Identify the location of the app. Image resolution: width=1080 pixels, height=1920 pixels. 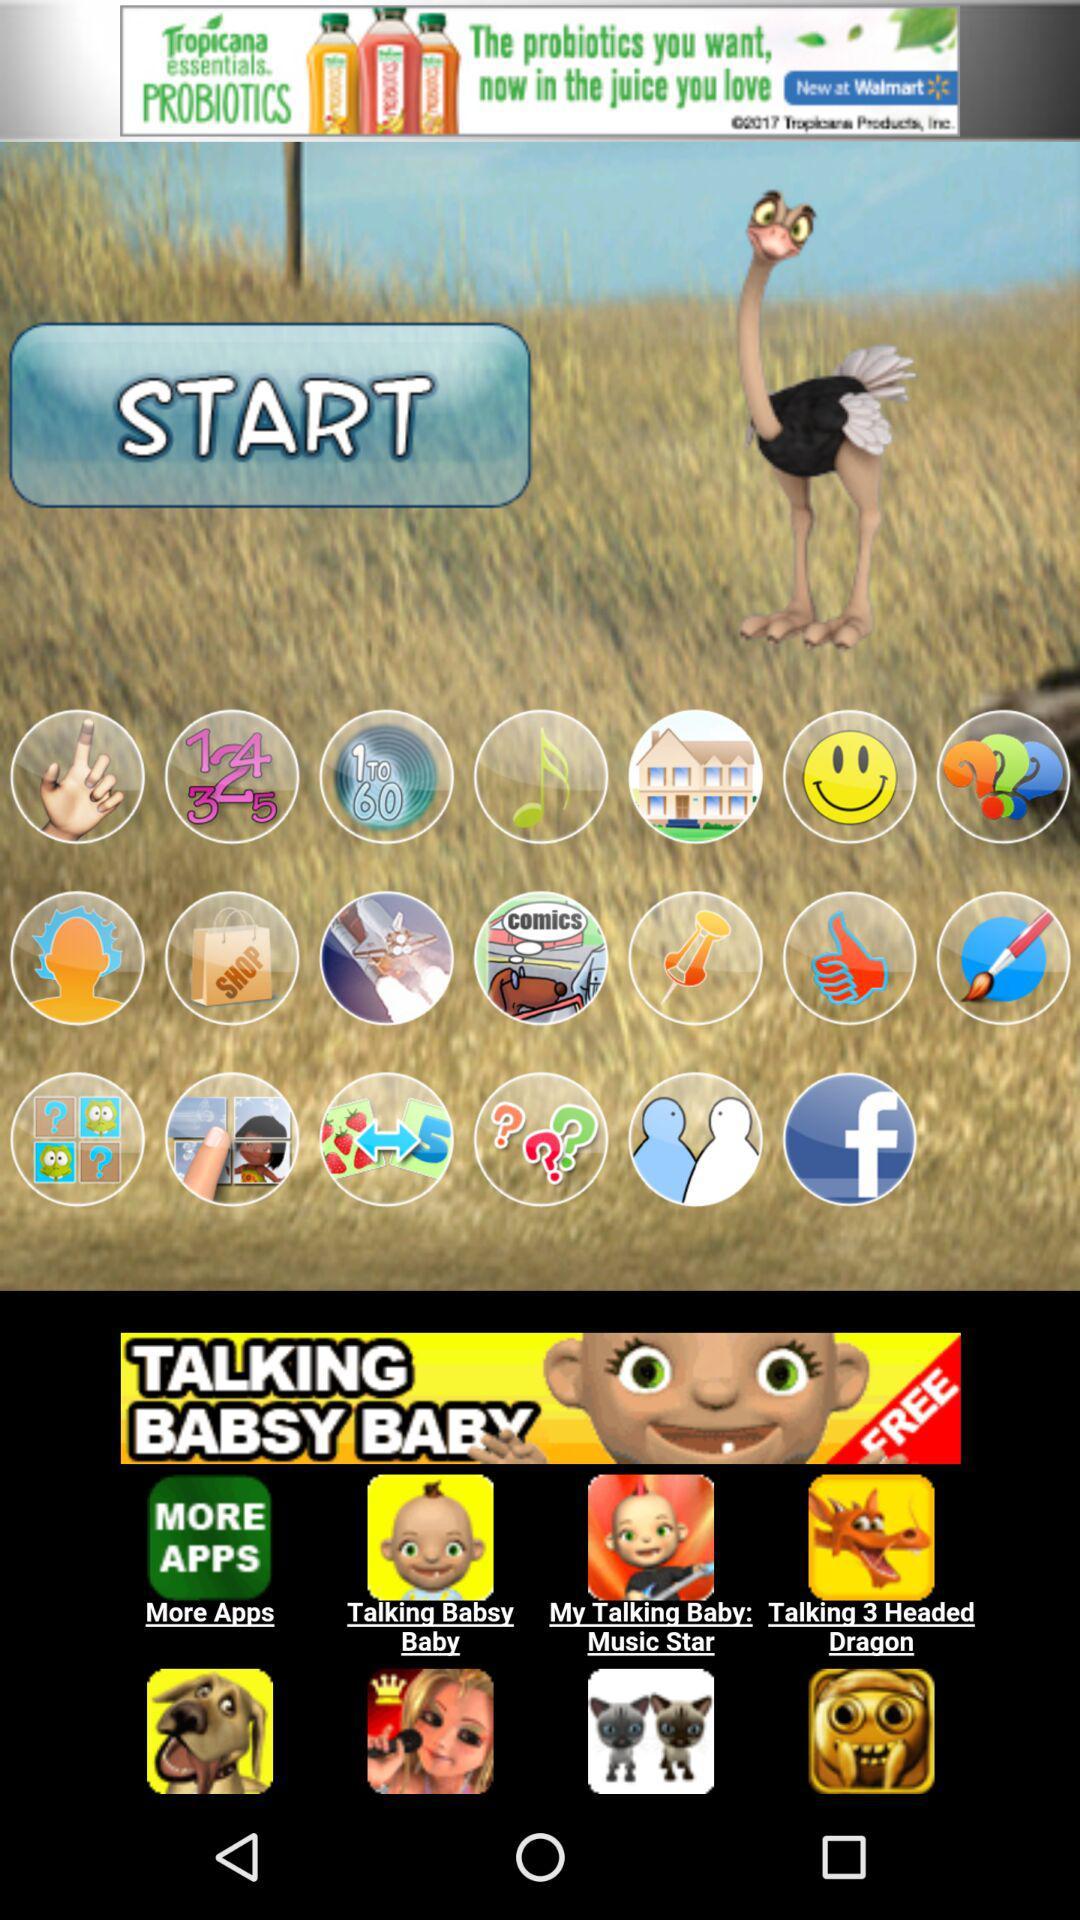
(386, 1139).